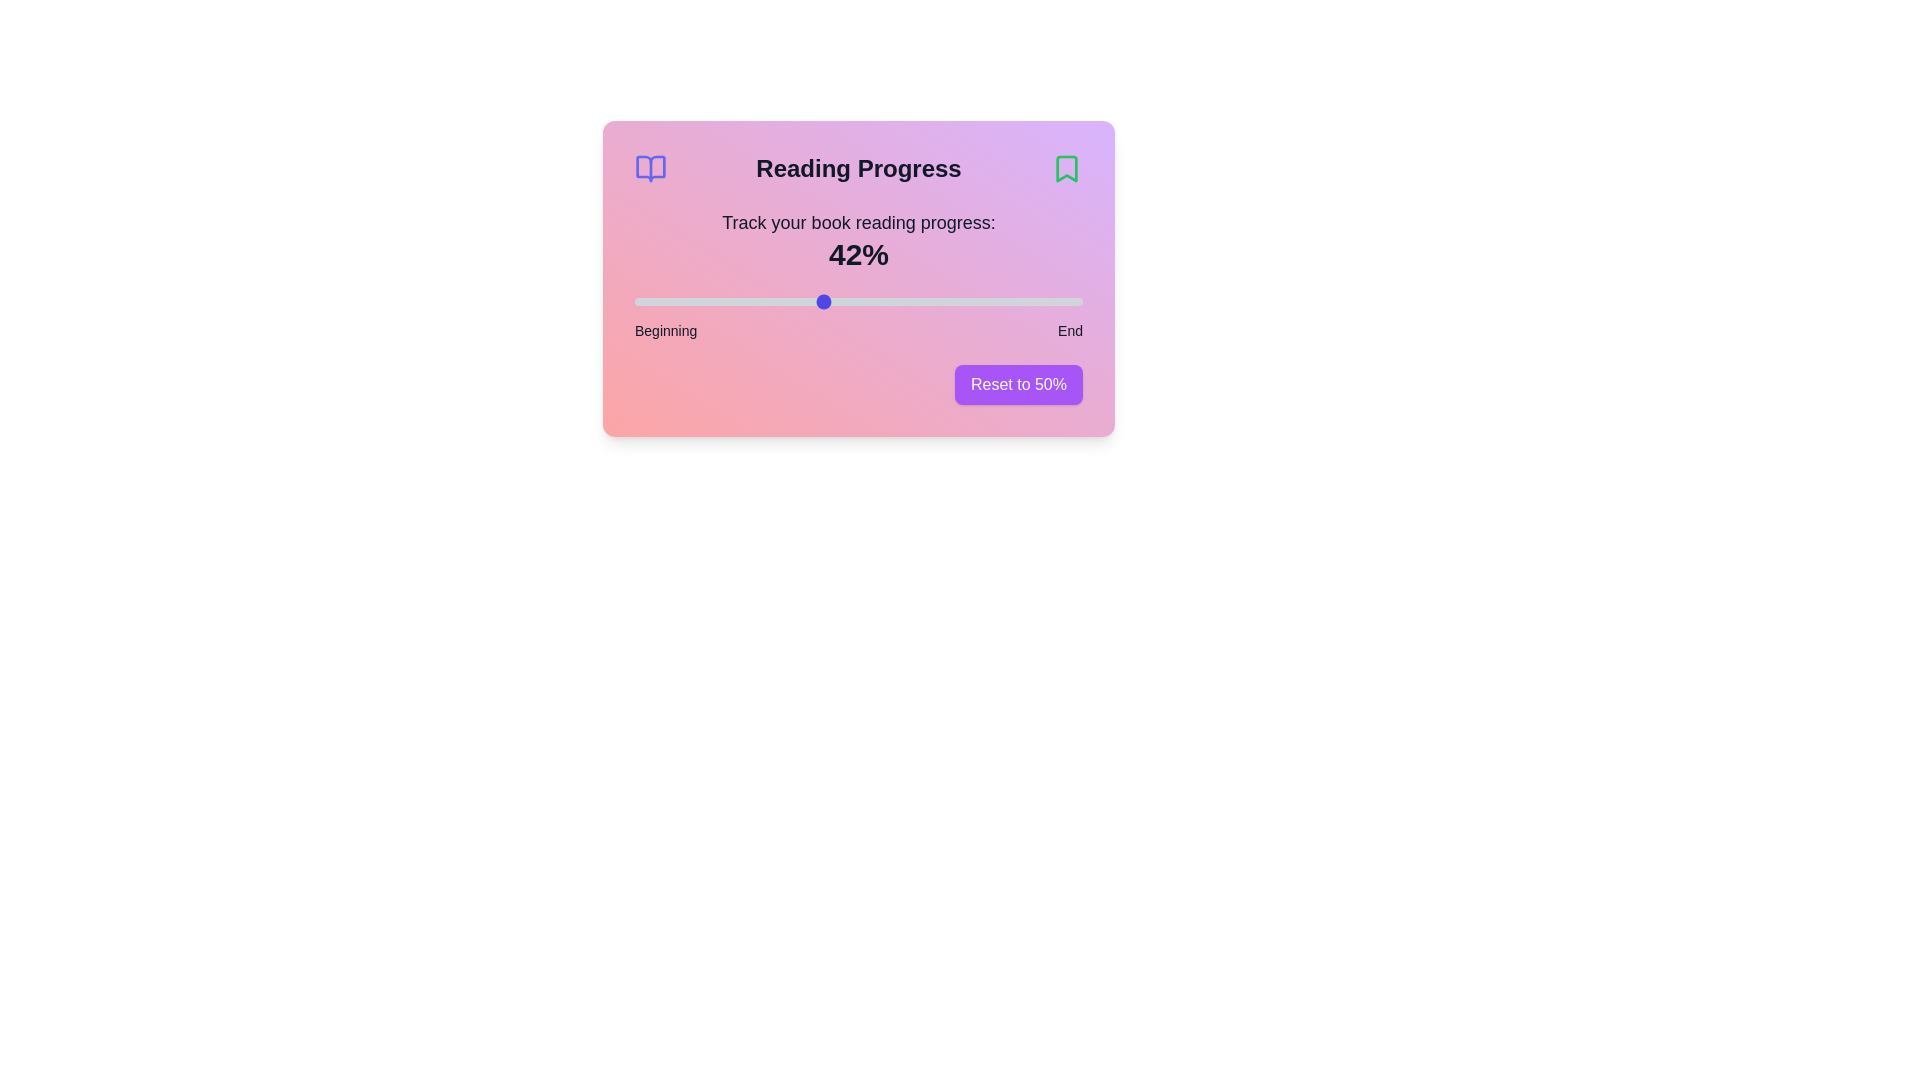 The height and width of the screenshot is (1080, 1920). Describe the element at coordinates (975, 301) in the screenshot. I see `the reading progress slider to 76%` at that location.